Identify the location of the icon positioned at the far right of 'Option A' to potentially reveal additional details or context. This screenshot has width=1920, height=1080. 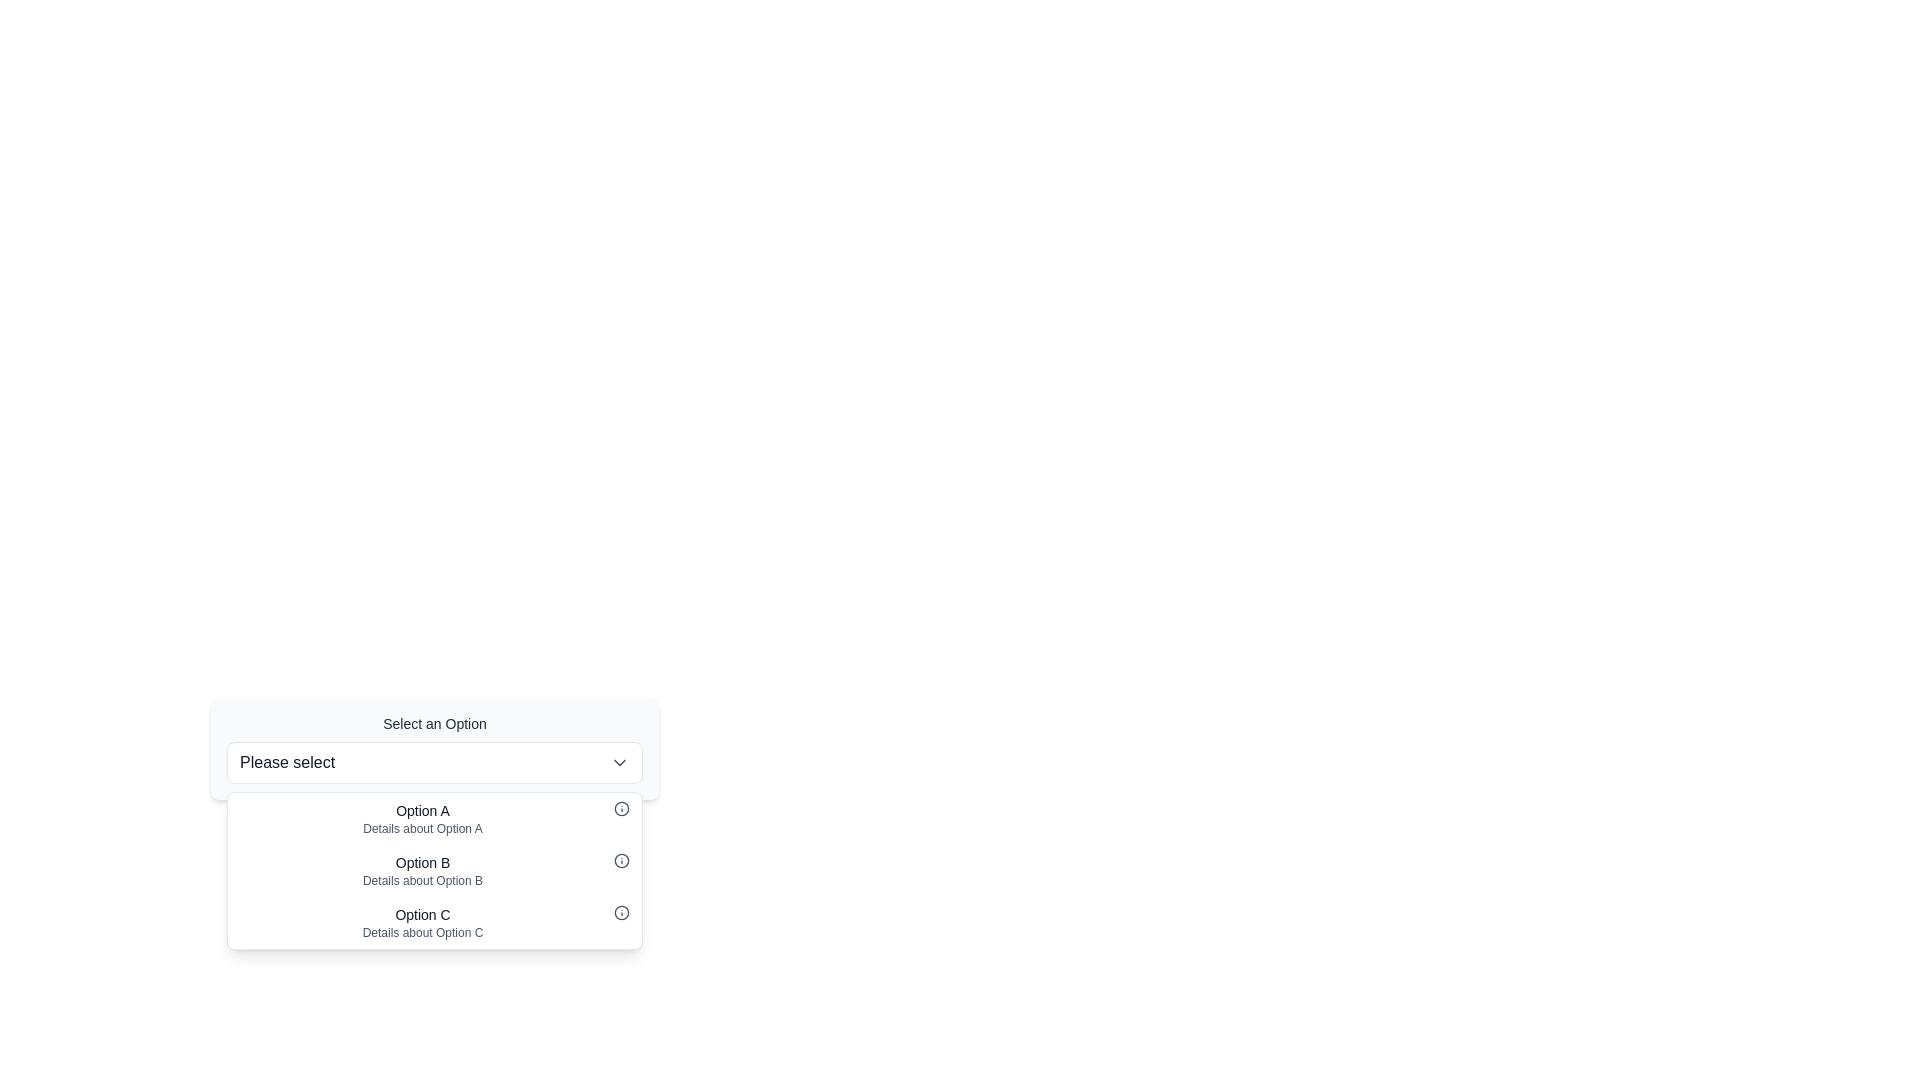
(621, 808).